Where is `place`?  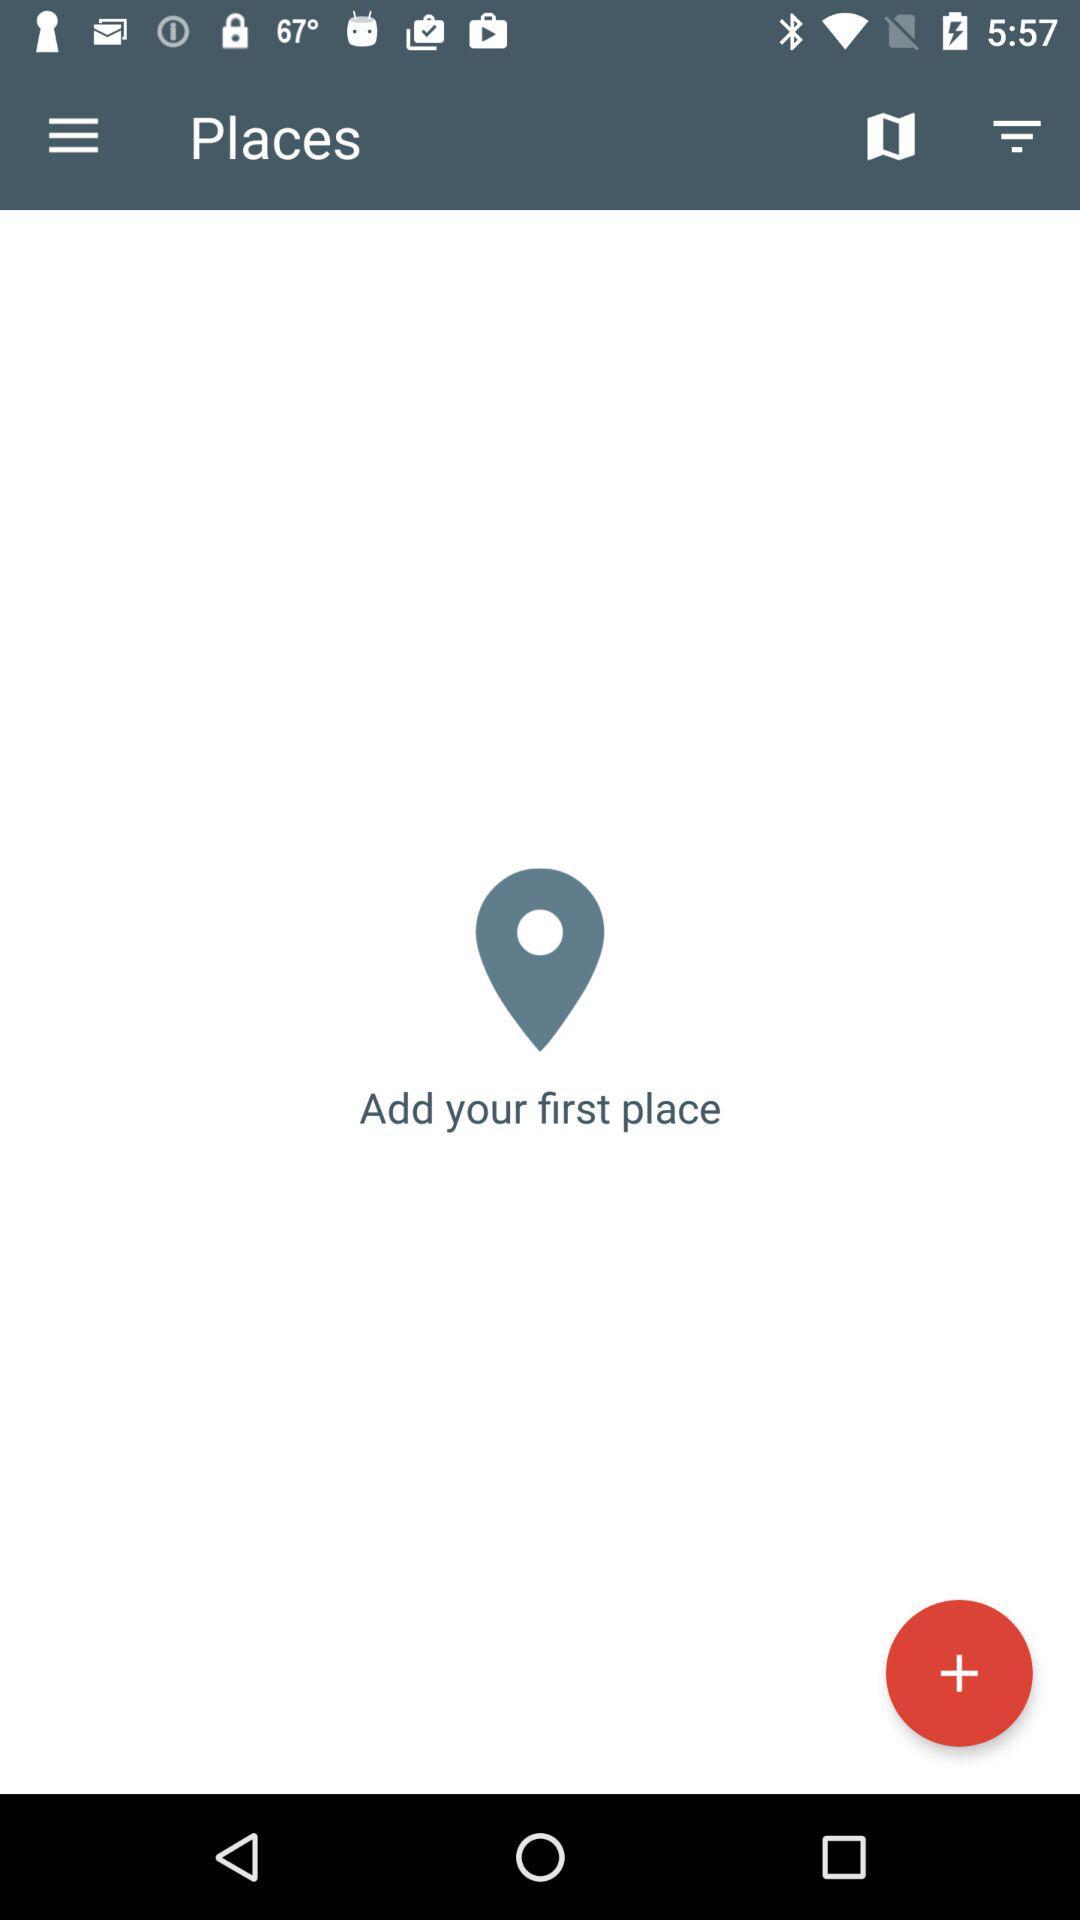
place is located at coordinates (958, 1673).